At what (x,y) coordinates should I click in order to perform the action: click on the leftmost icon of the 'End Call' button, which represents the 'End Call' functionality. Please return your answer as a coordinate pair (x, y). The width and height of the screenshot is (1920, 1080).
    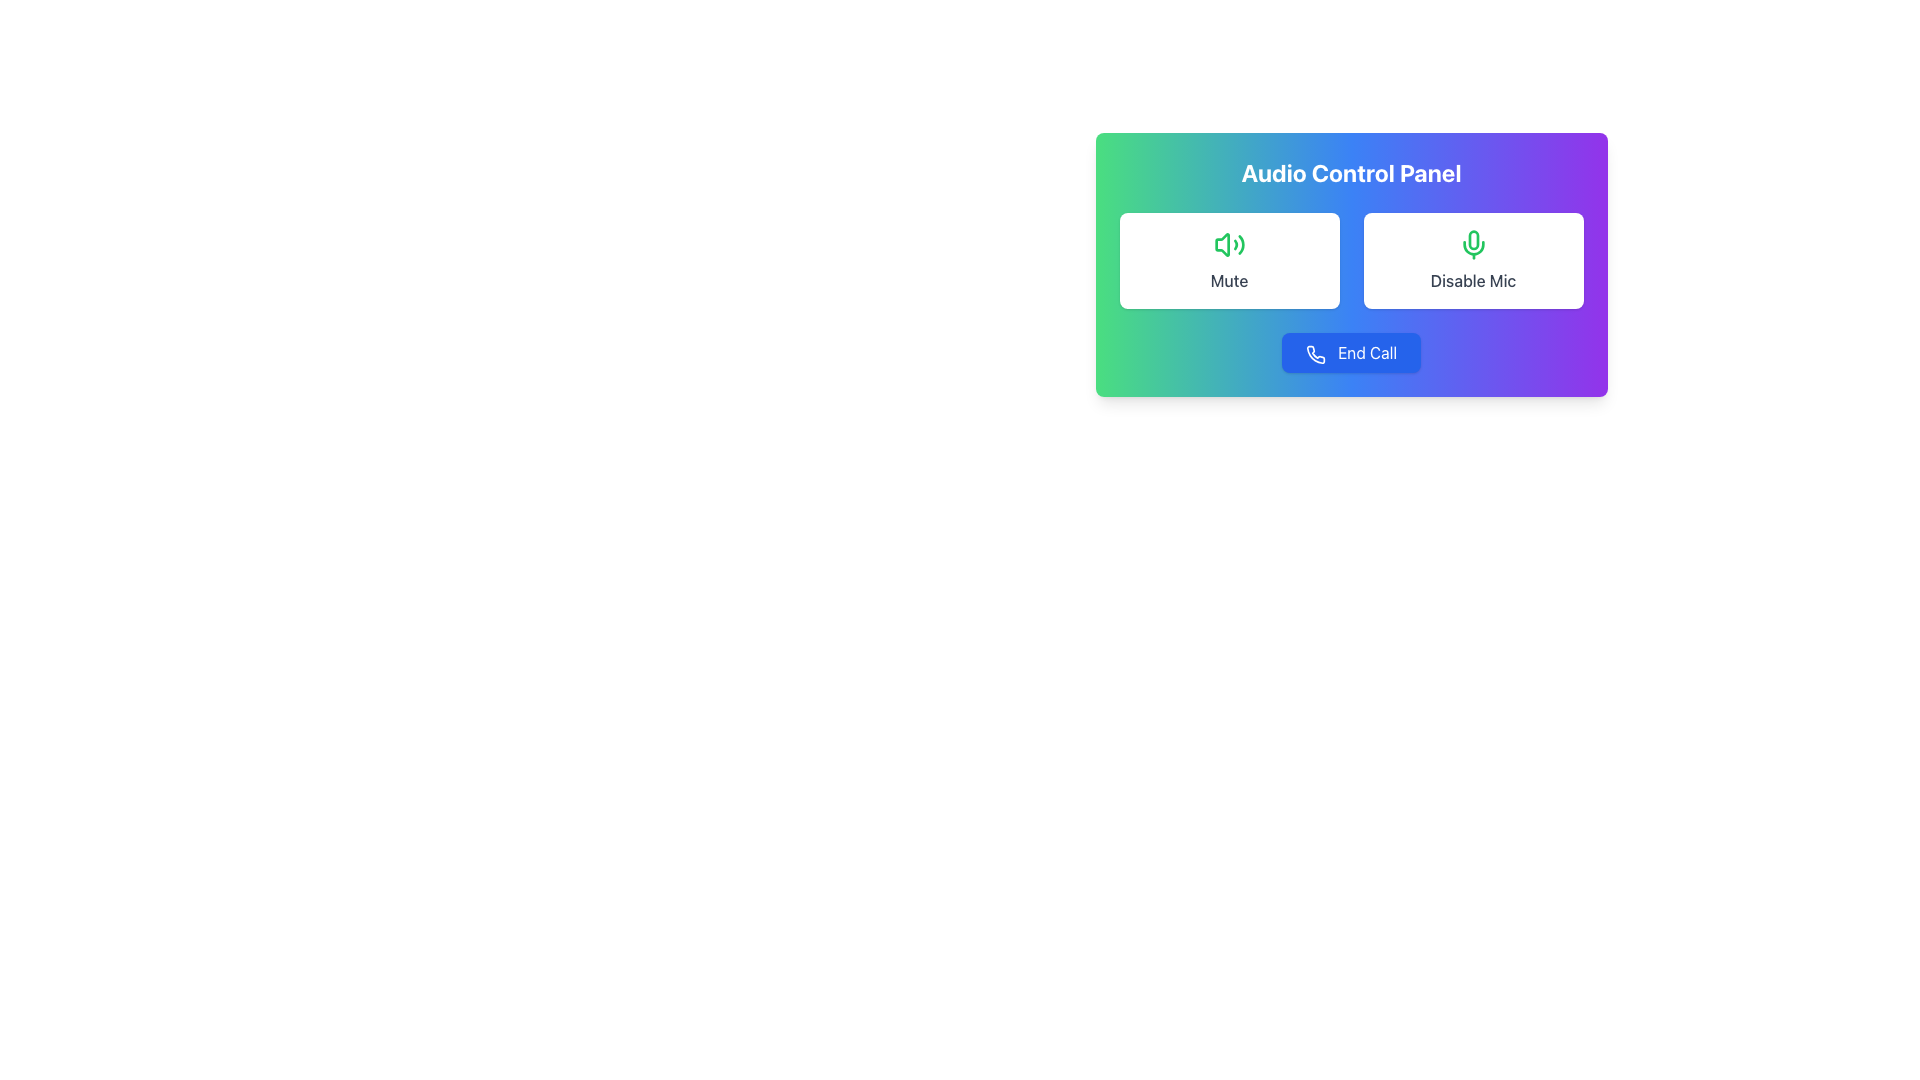
    Looking at the image, I should click on (1315, 353).